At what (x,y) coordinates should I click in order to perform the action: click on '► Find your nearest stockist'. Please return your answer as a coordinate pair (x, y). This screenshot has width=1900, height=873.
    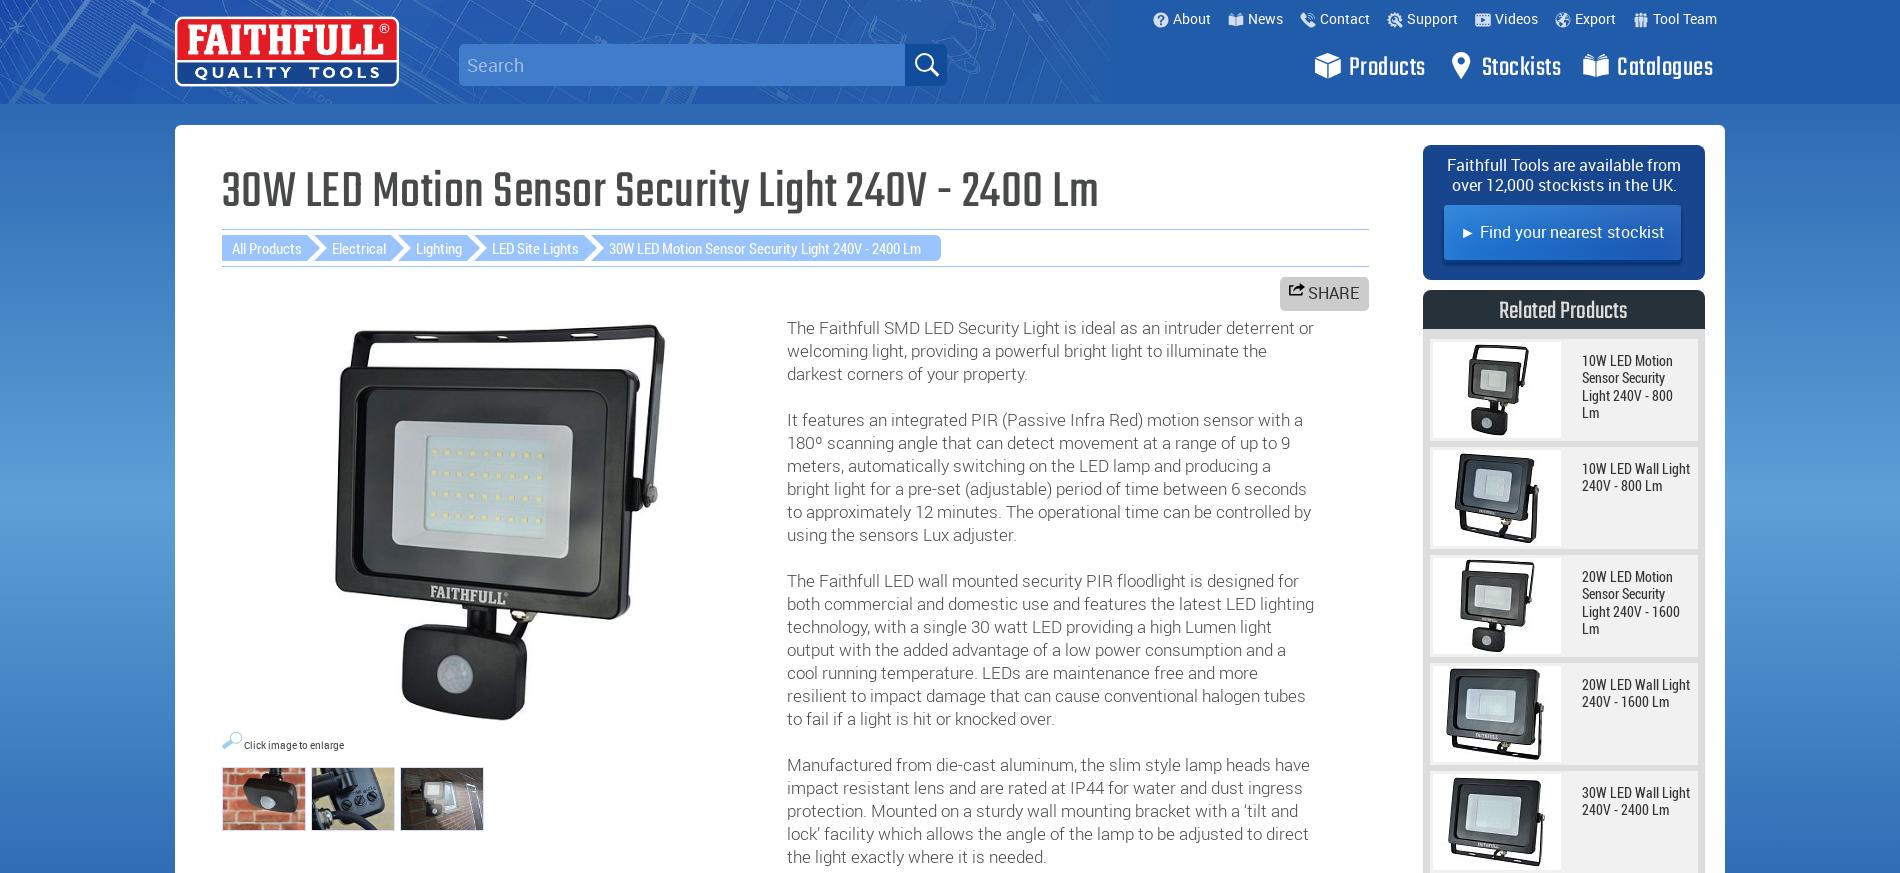
    Looking at the image, I should click on (1459, 231).